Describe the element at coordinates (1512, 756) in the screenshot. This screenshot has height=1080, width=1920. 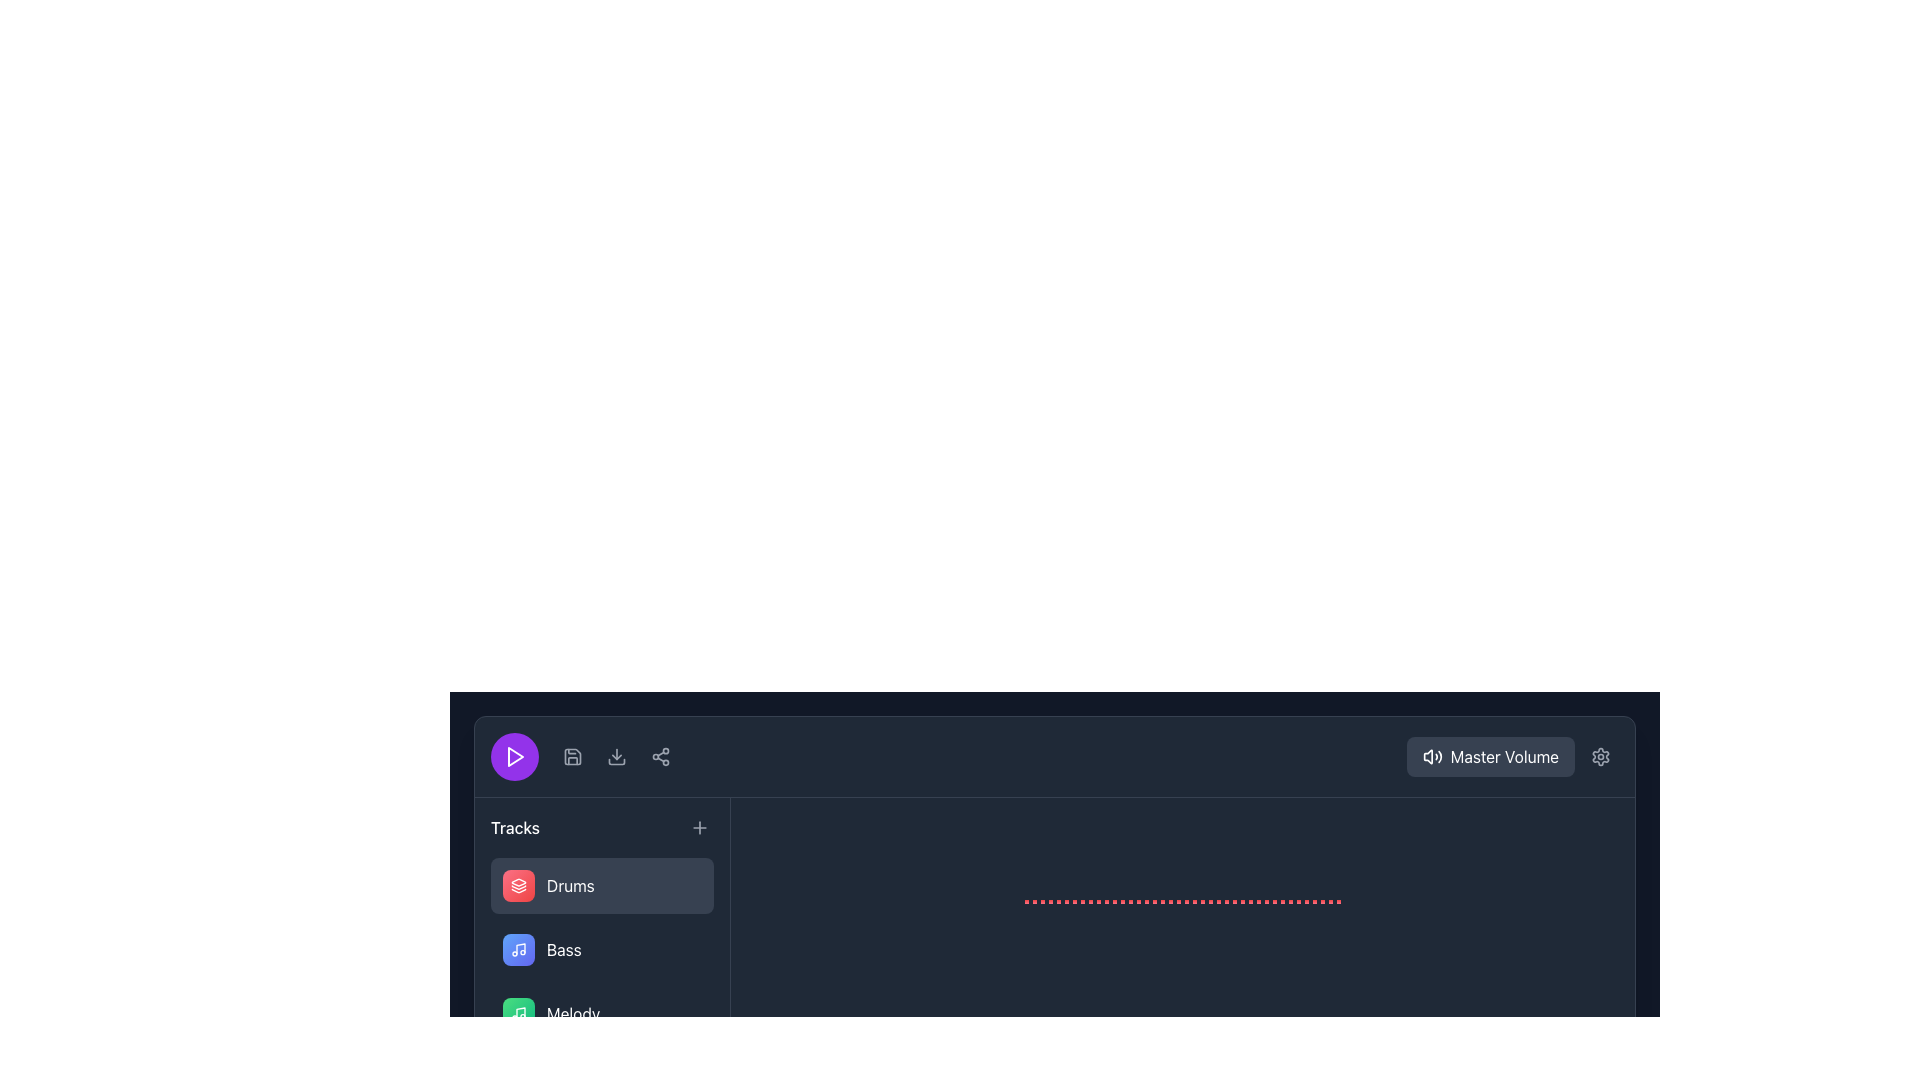
I see `the Interactive Button/Text Element for managing or accessing the 'Master Volume' settings, located in the top-right corner of the application layout` at that location.